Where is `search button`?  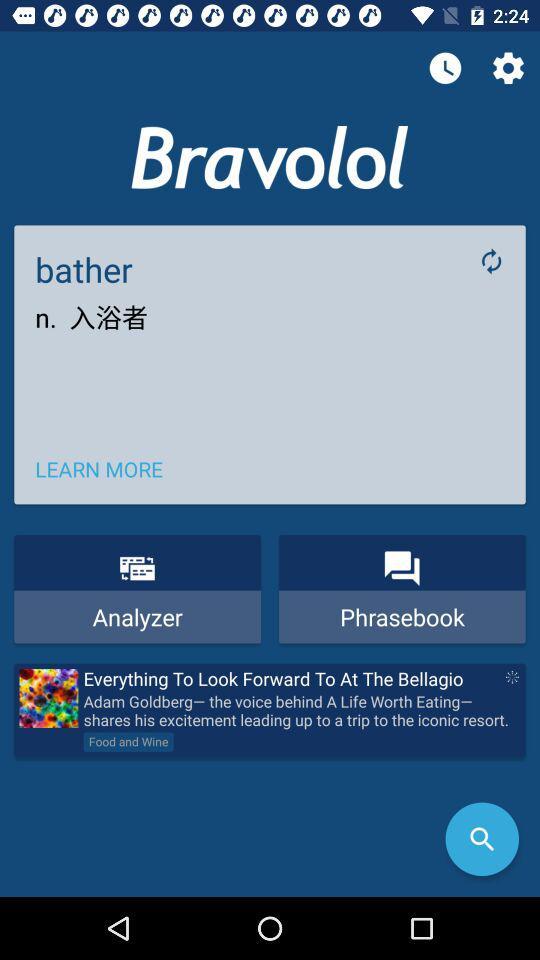
search button is located at coordinates (481, 839).